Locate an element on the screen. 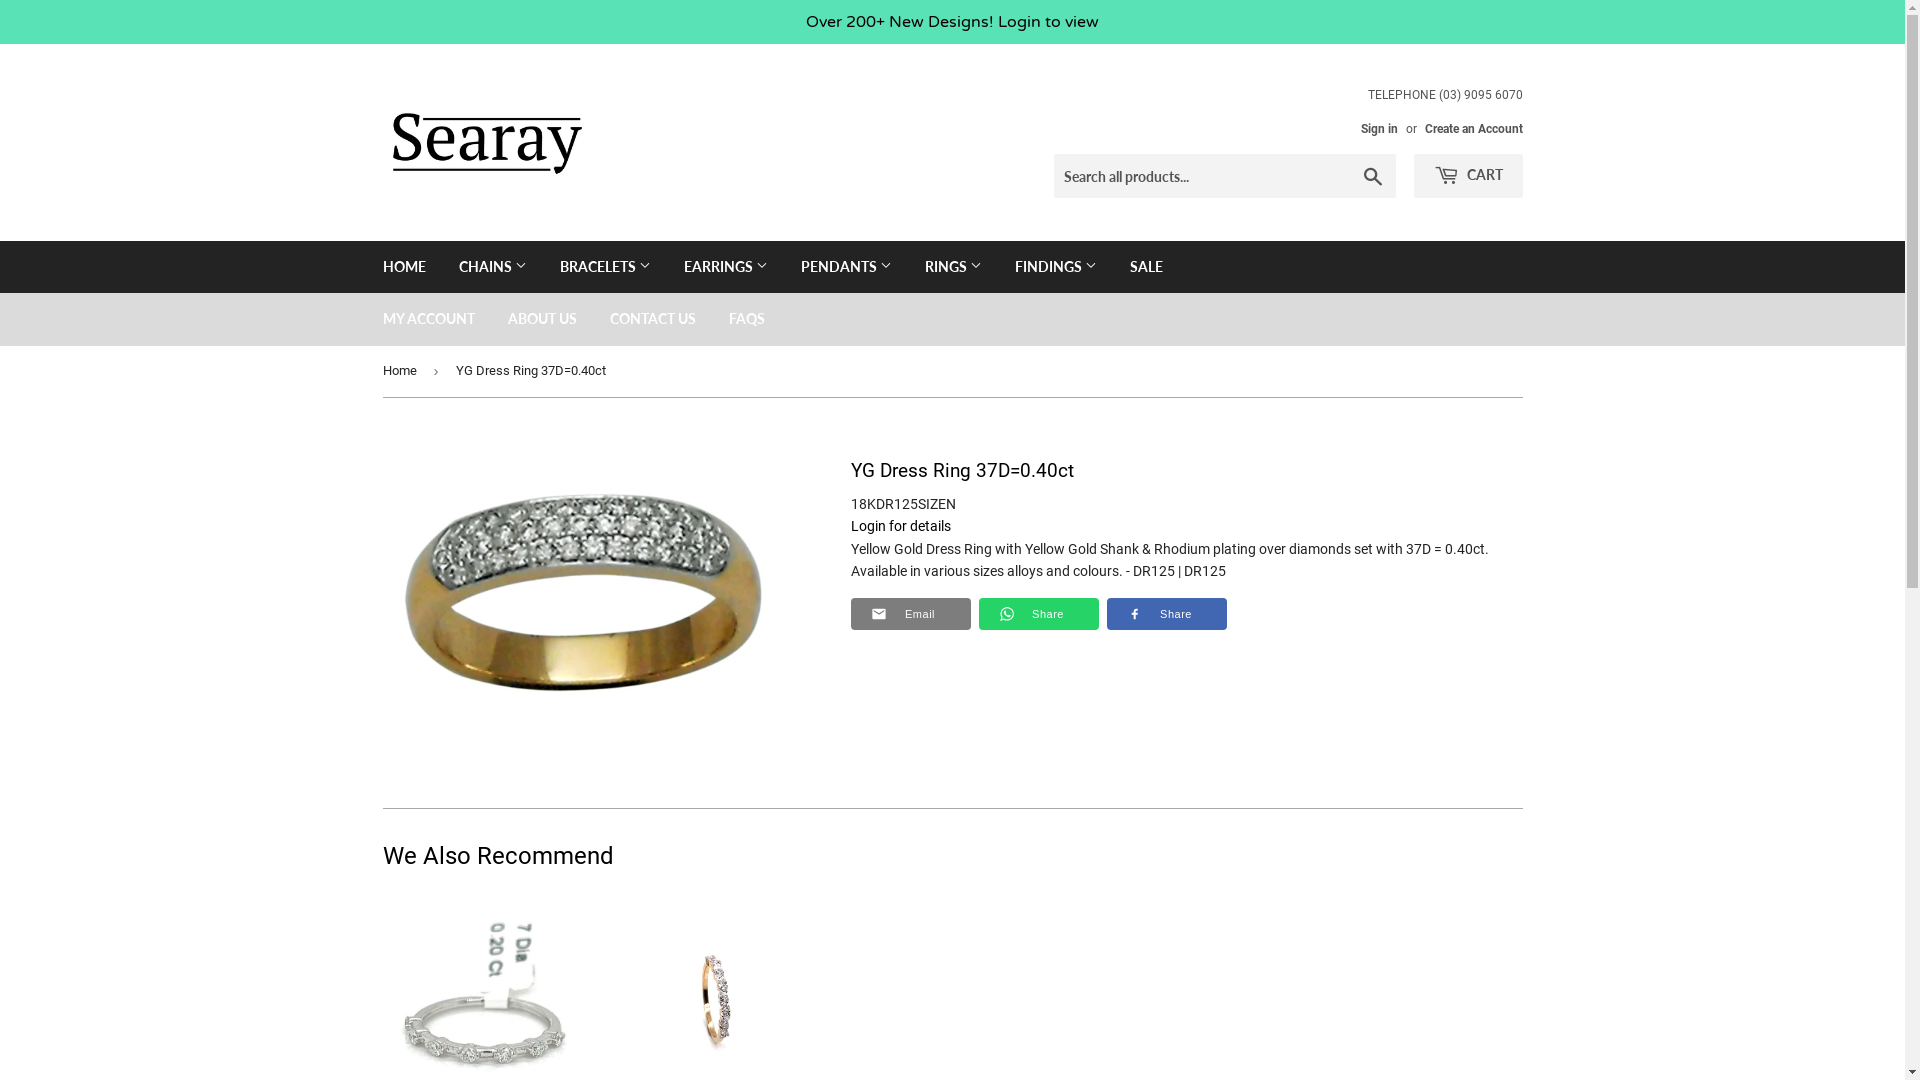  'Home' is located at coordinates (401, 371).